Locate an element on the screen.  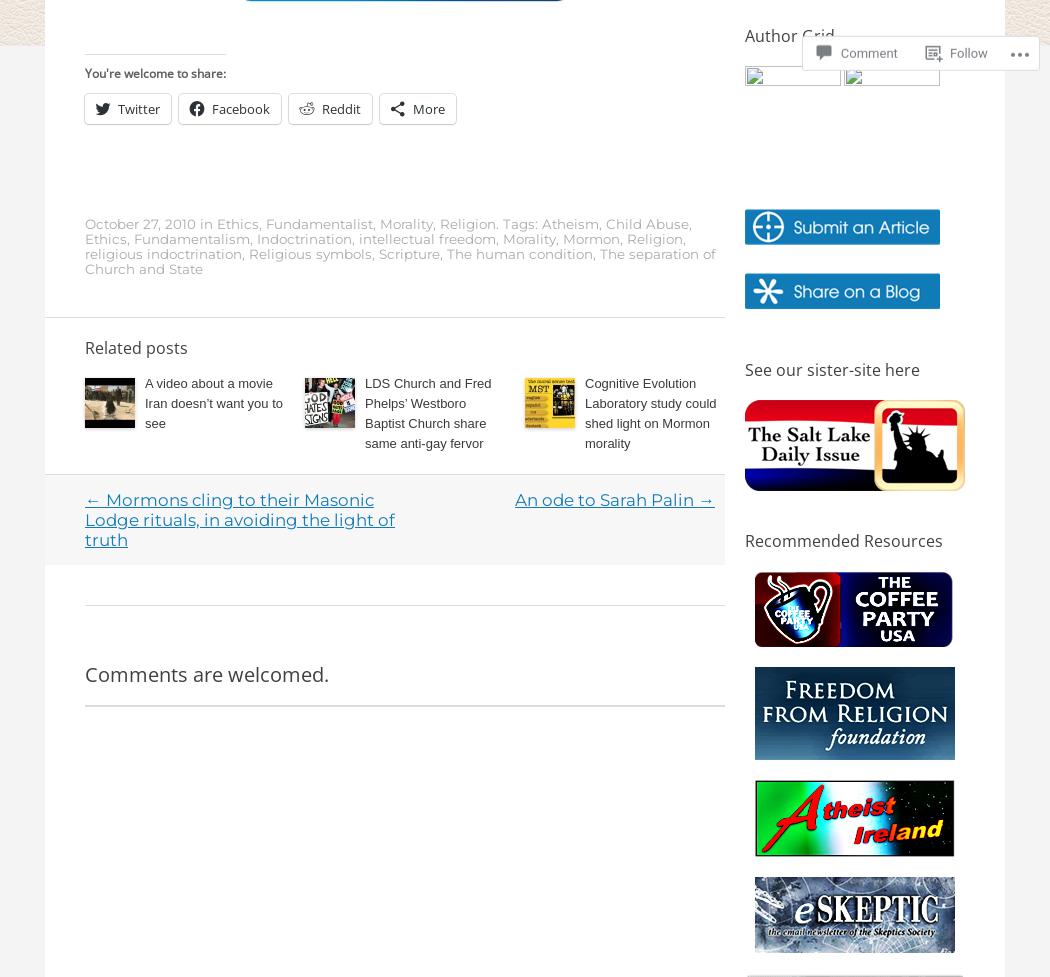
'Twitter' is located at coordinates (138, 107).